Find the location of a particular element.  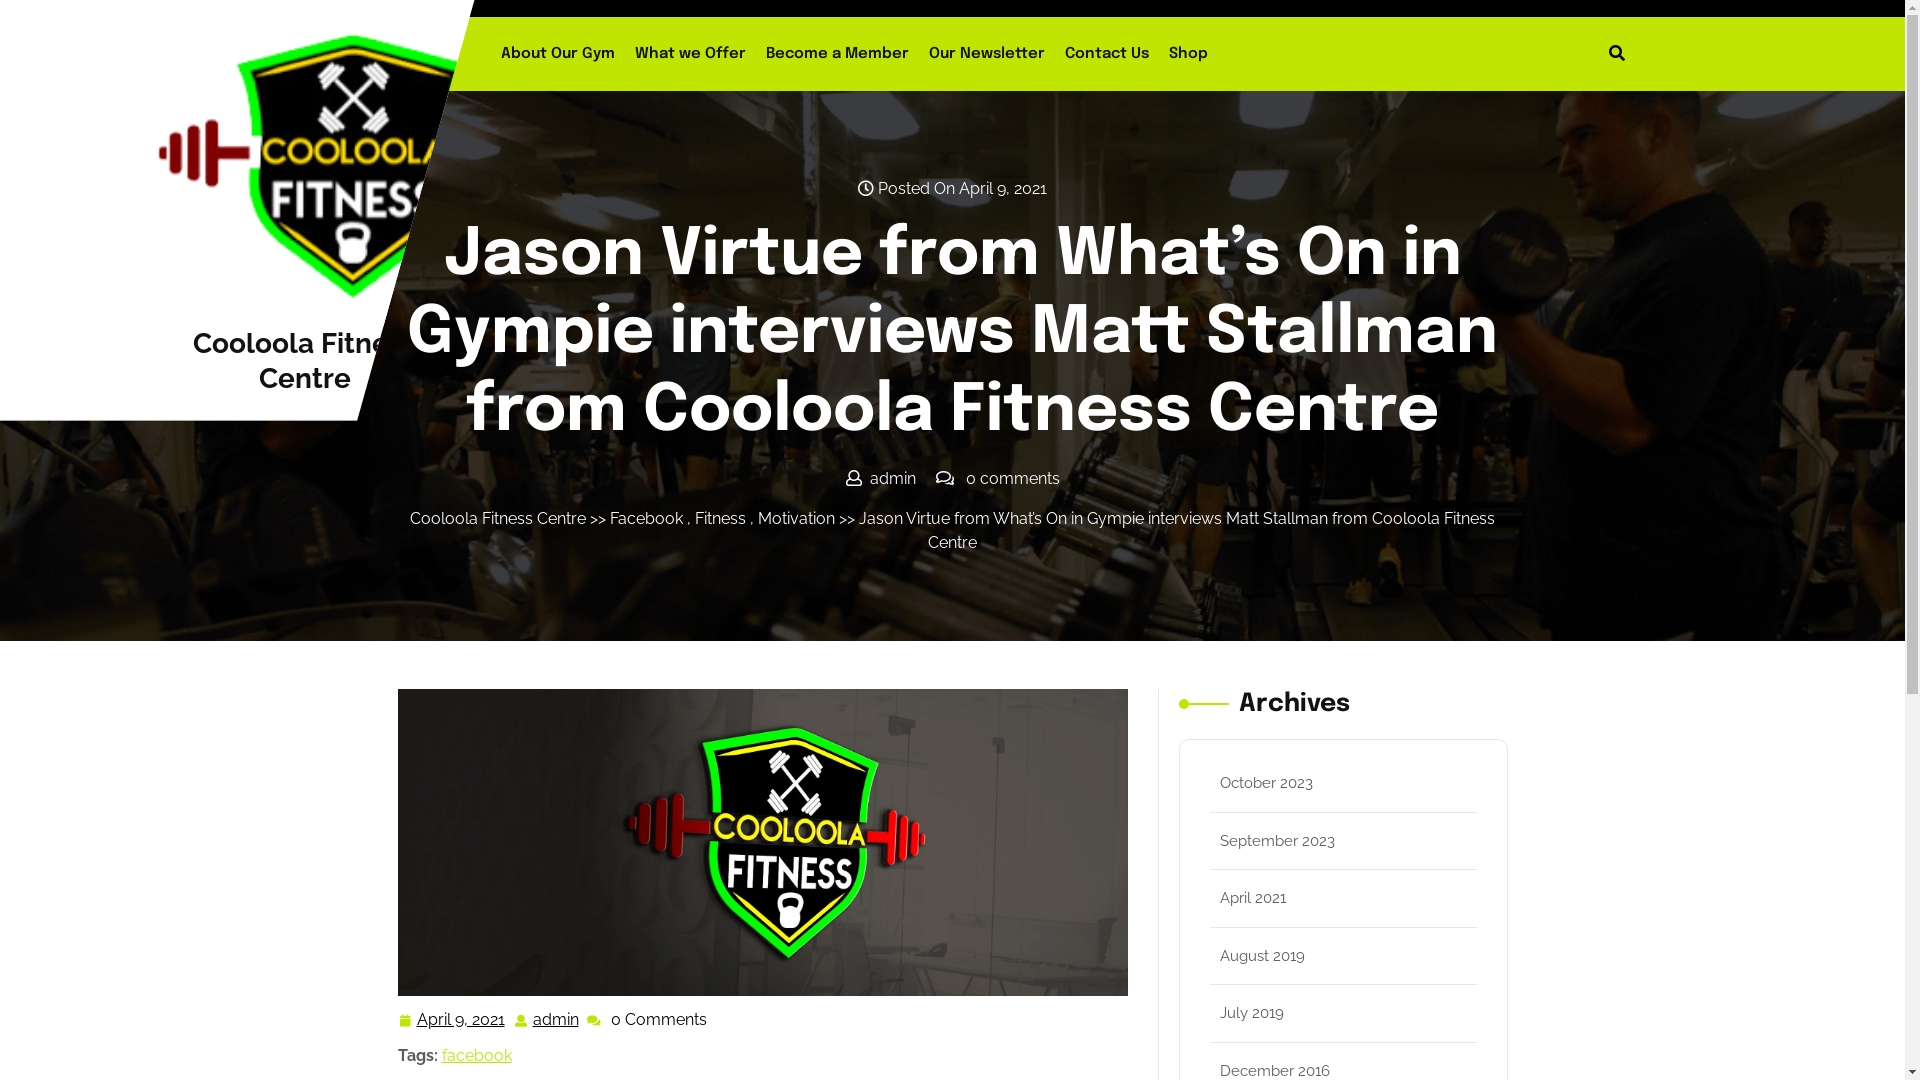

'April 9, 2021' is located at coordinates (412, 1019).